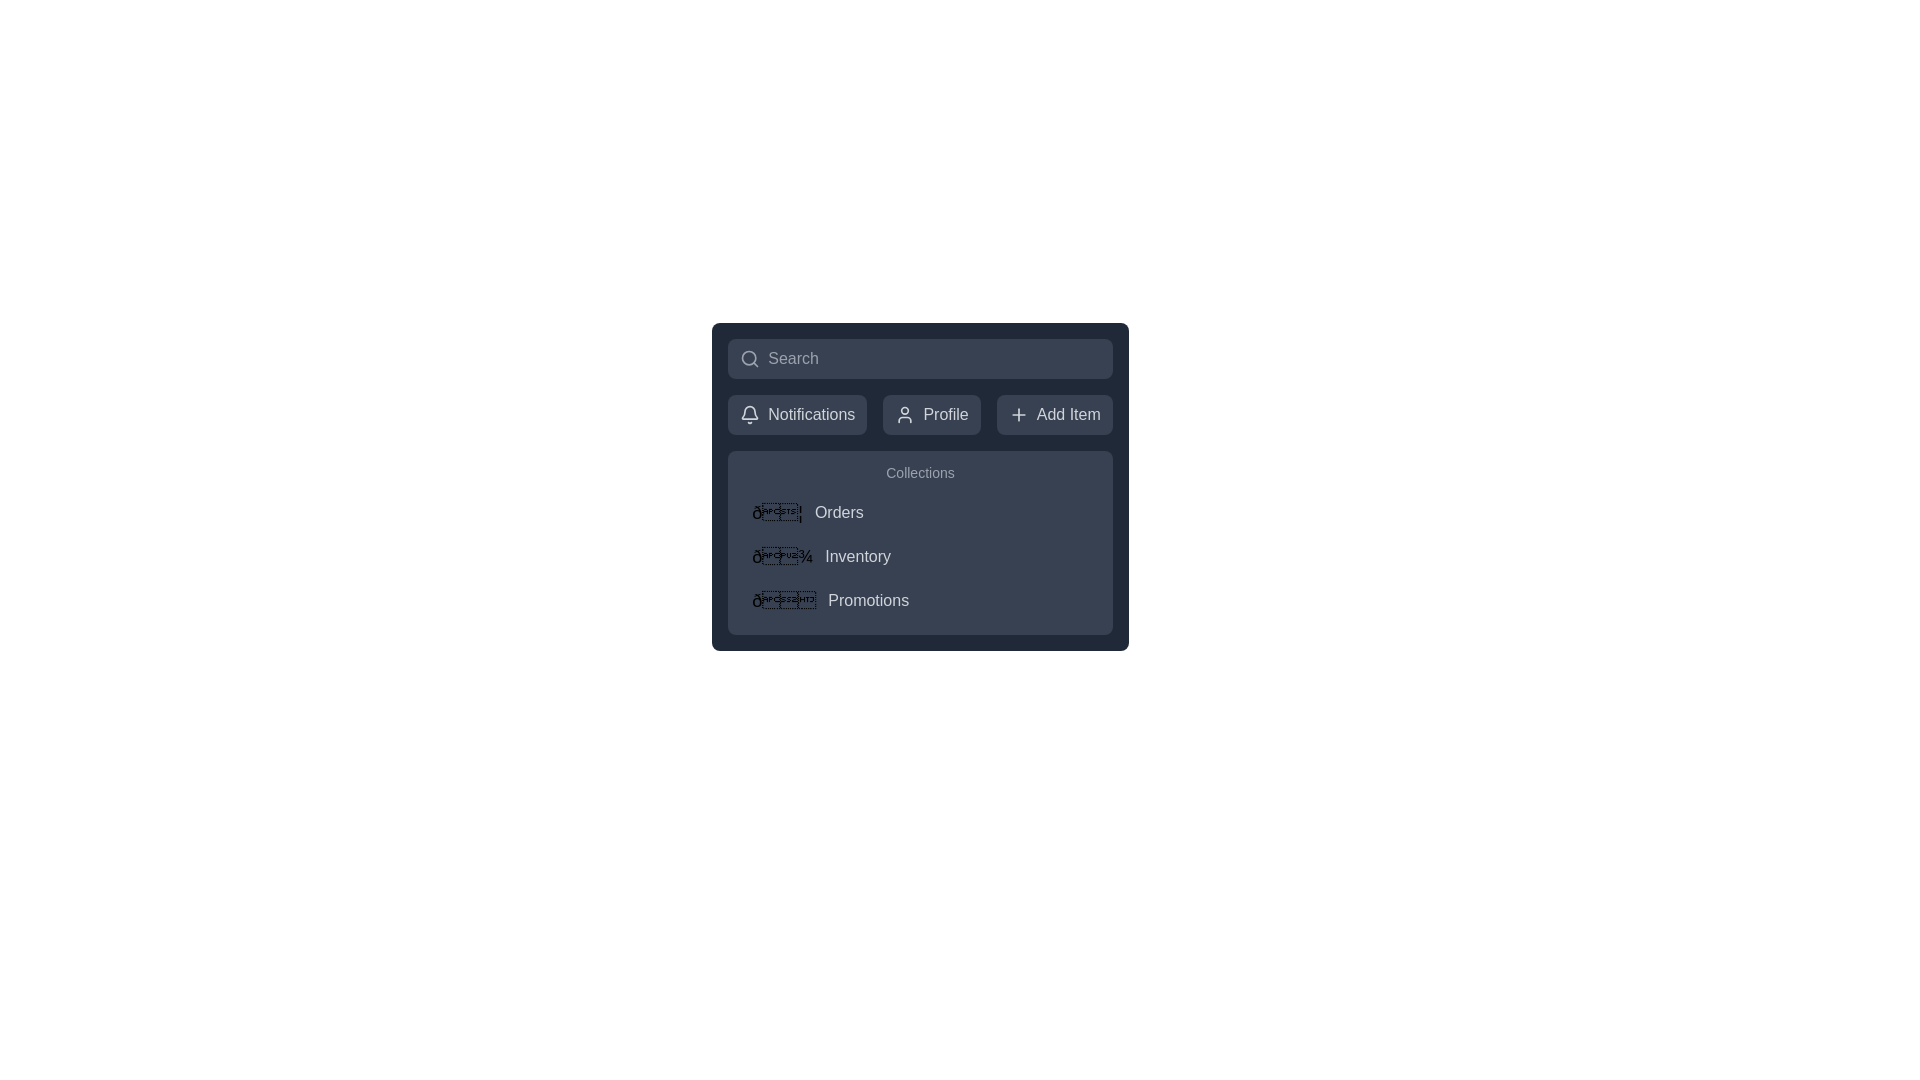  I want to click on the Notifications button, which features a bell icon and changes color on hover, located in the horizontal navigation bar to the left of Profile and Add Item, so click(796, 414).